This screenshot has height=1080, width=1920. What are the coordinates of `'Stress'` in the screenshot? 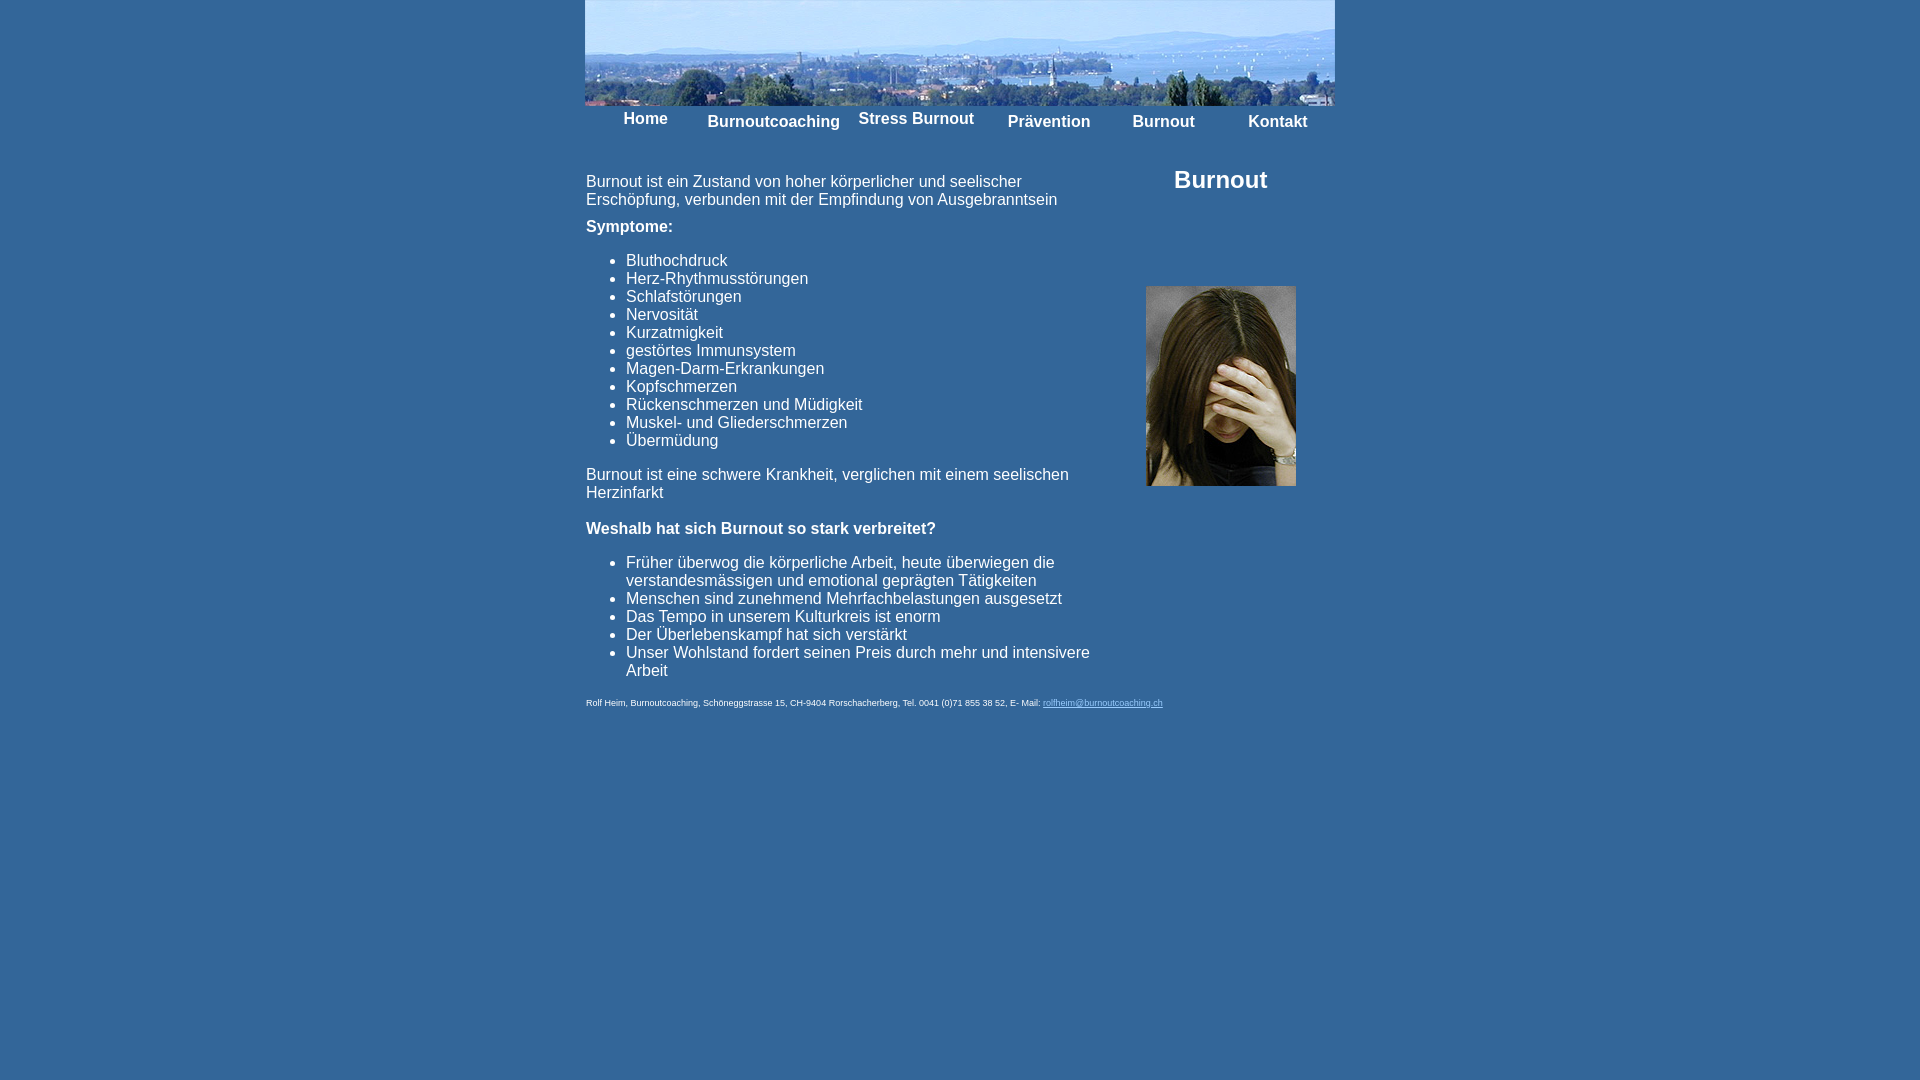 It's located at (859, 118).